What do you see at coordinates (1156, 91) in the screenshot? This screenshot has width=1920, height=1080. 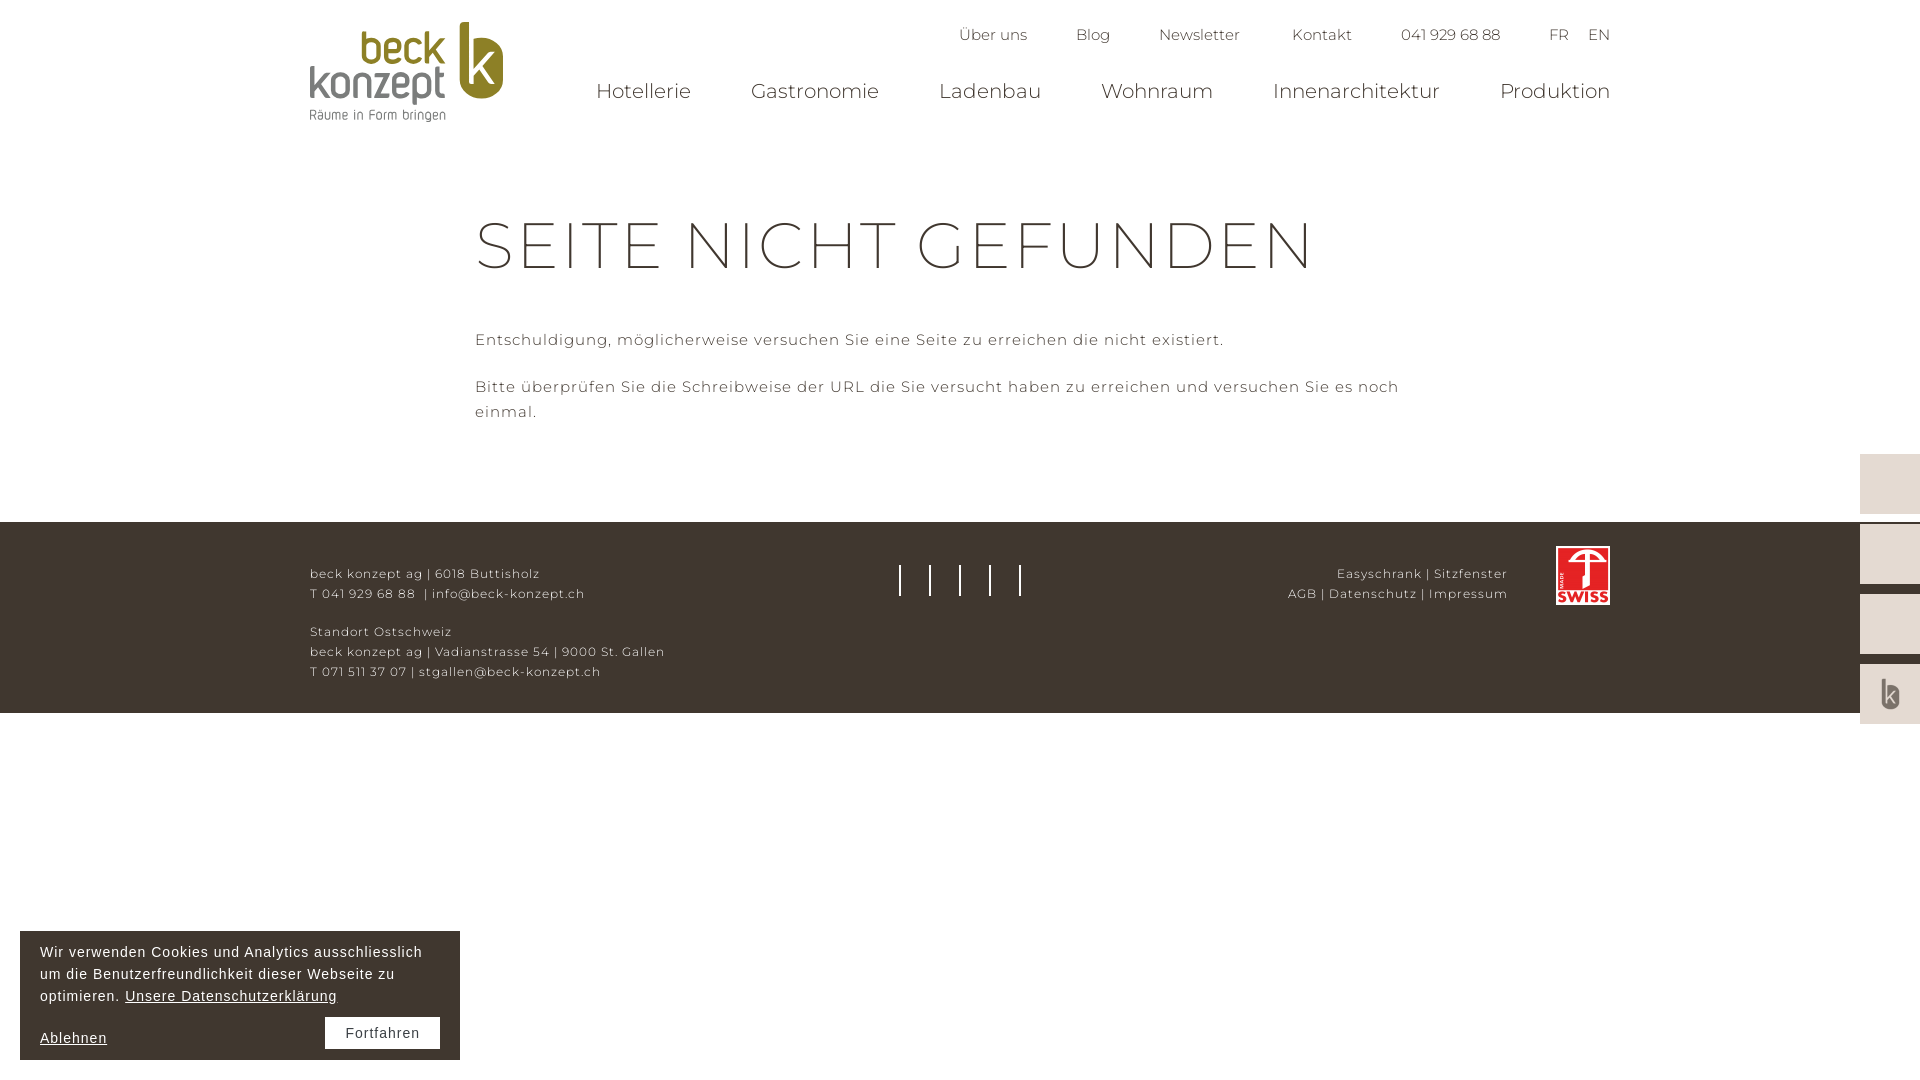 I see `'Wohnraum'` at bounding box center [1156, 91].